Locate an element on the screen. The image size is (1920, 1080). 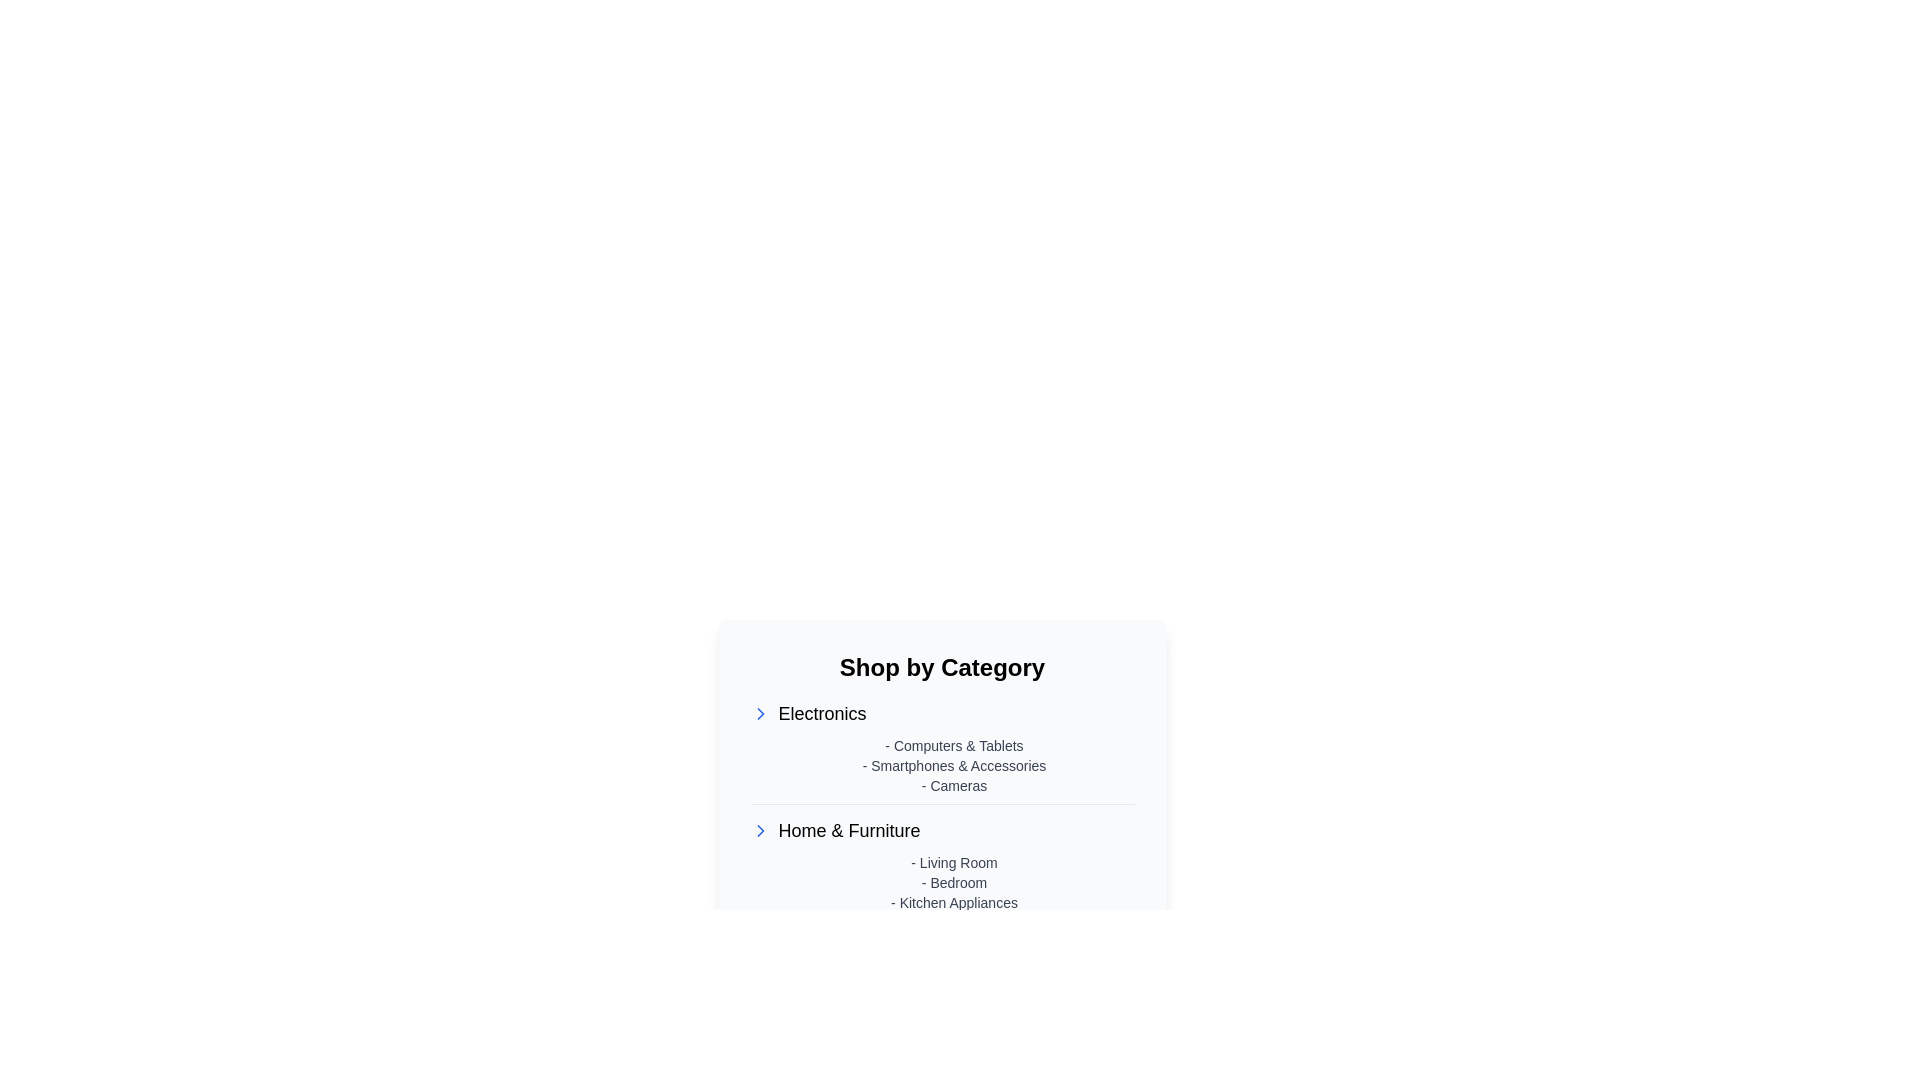
the text content under the 'Home & Furniture' category is located at coordinates (953, 882).